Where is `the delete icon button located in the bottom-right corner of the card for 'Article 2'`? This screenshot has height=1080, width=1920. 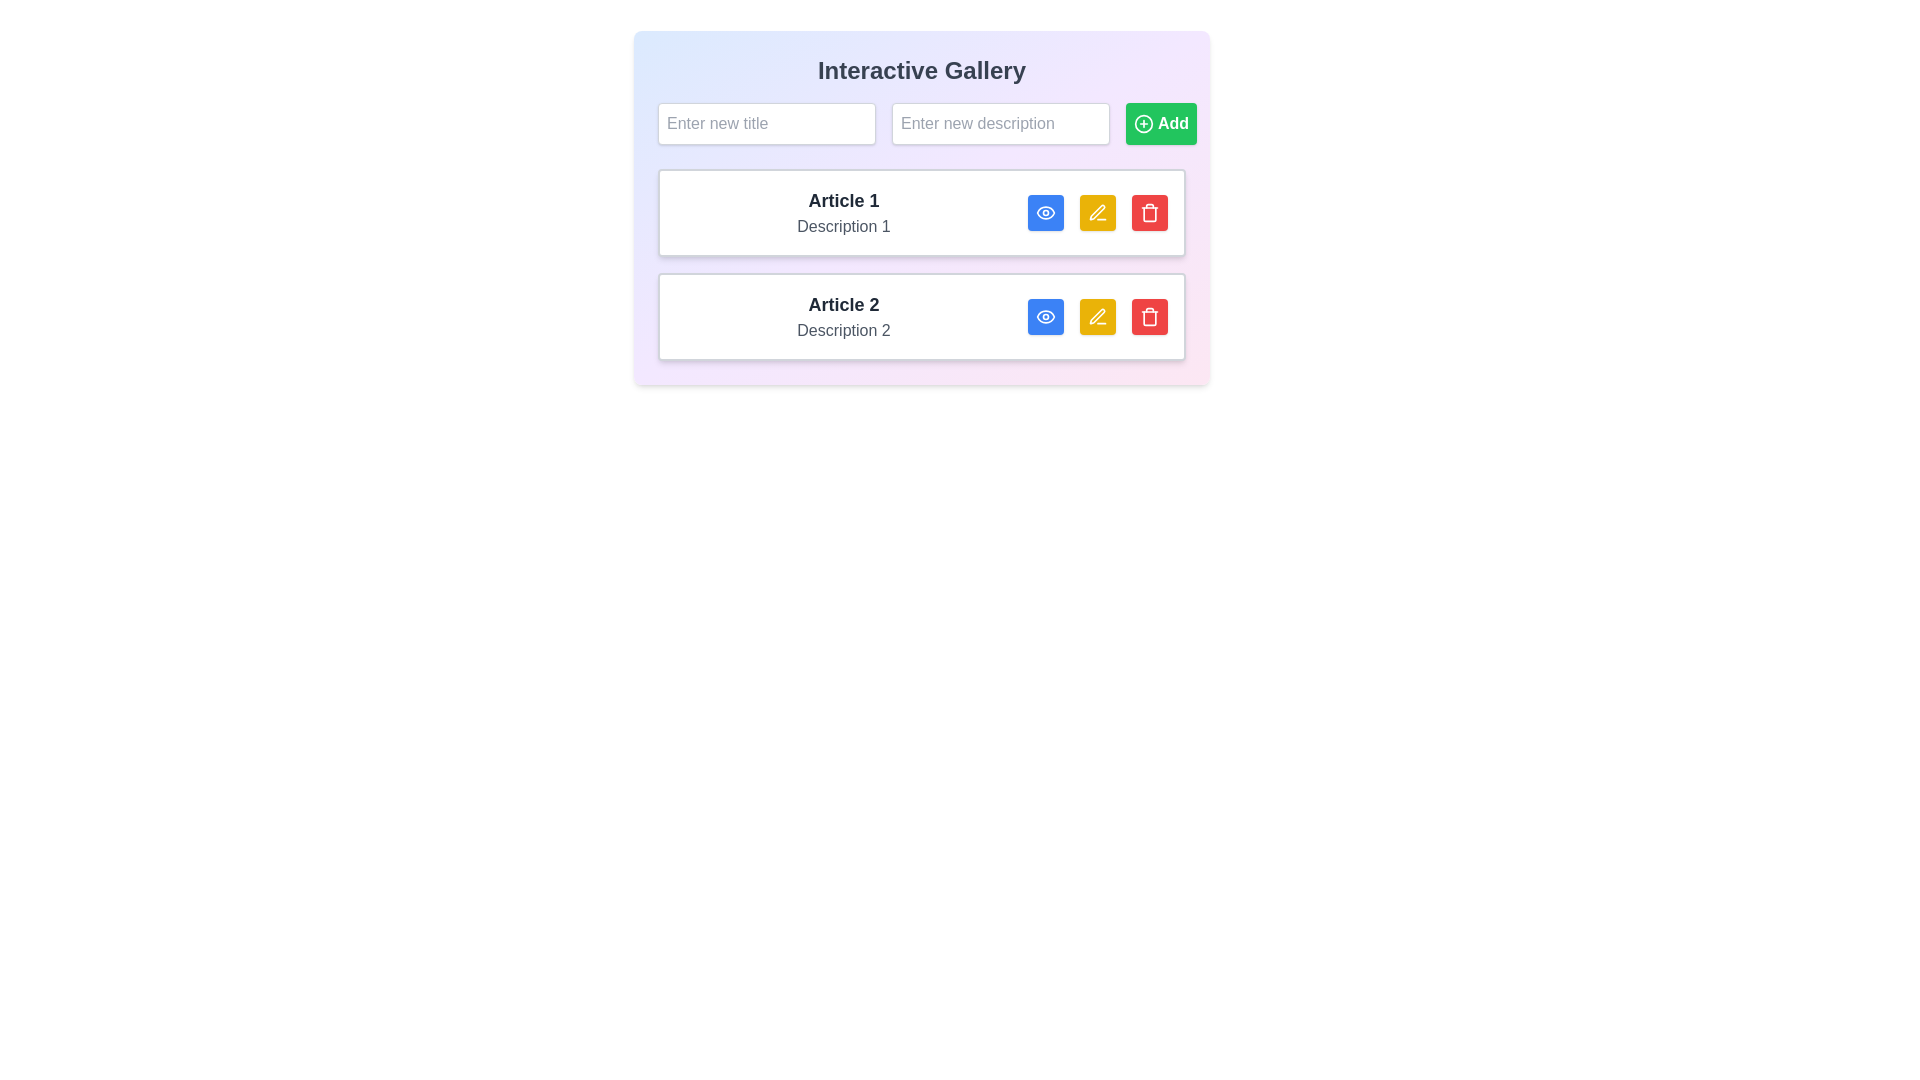
the delete icon button located in the bottom-right corner of the card for 'Article 2' is located at coordinates (1150, 315).